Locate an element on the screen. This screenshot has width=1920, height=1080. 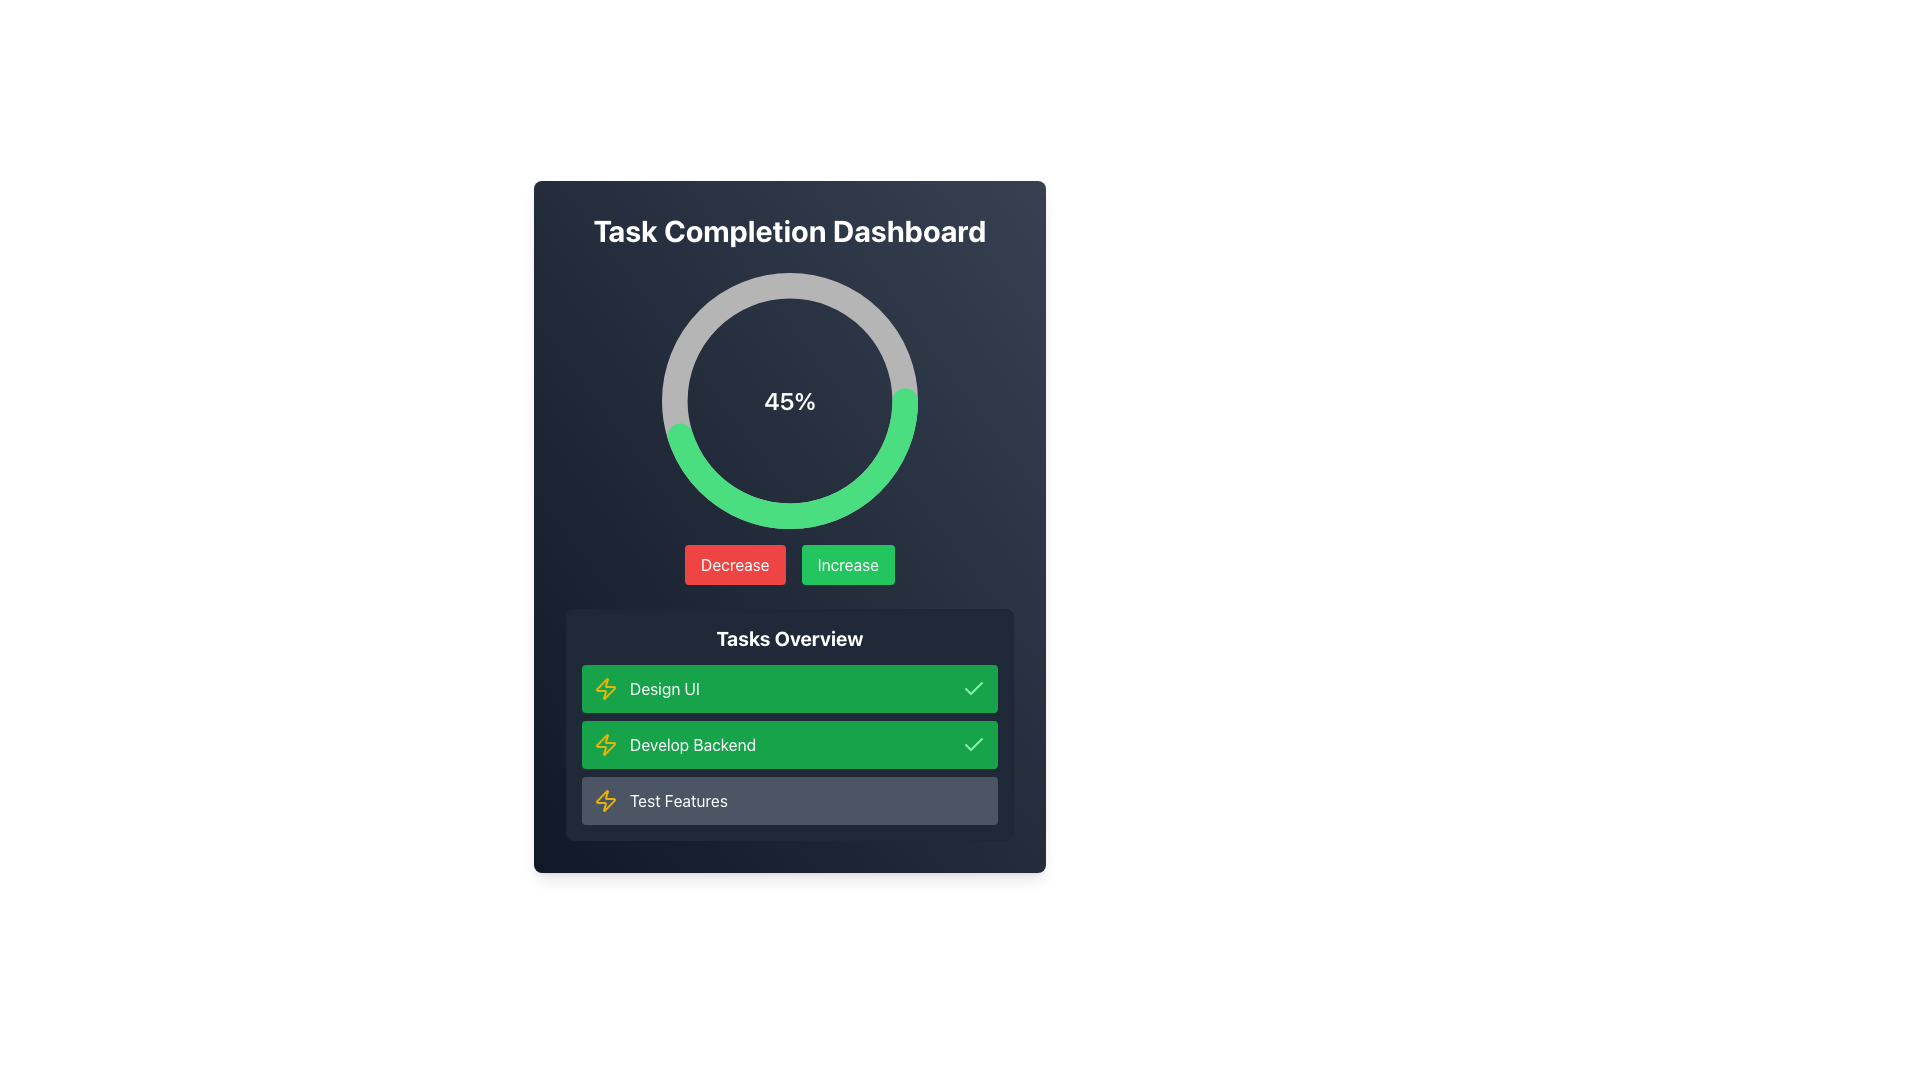
the yellow lightning bolt icon located in the 'Develop Backend' row of the 'Tasks Overview' section, which is horizontally aligned with the row and positioned to the left of the task label is located at coordinates (604, 744).